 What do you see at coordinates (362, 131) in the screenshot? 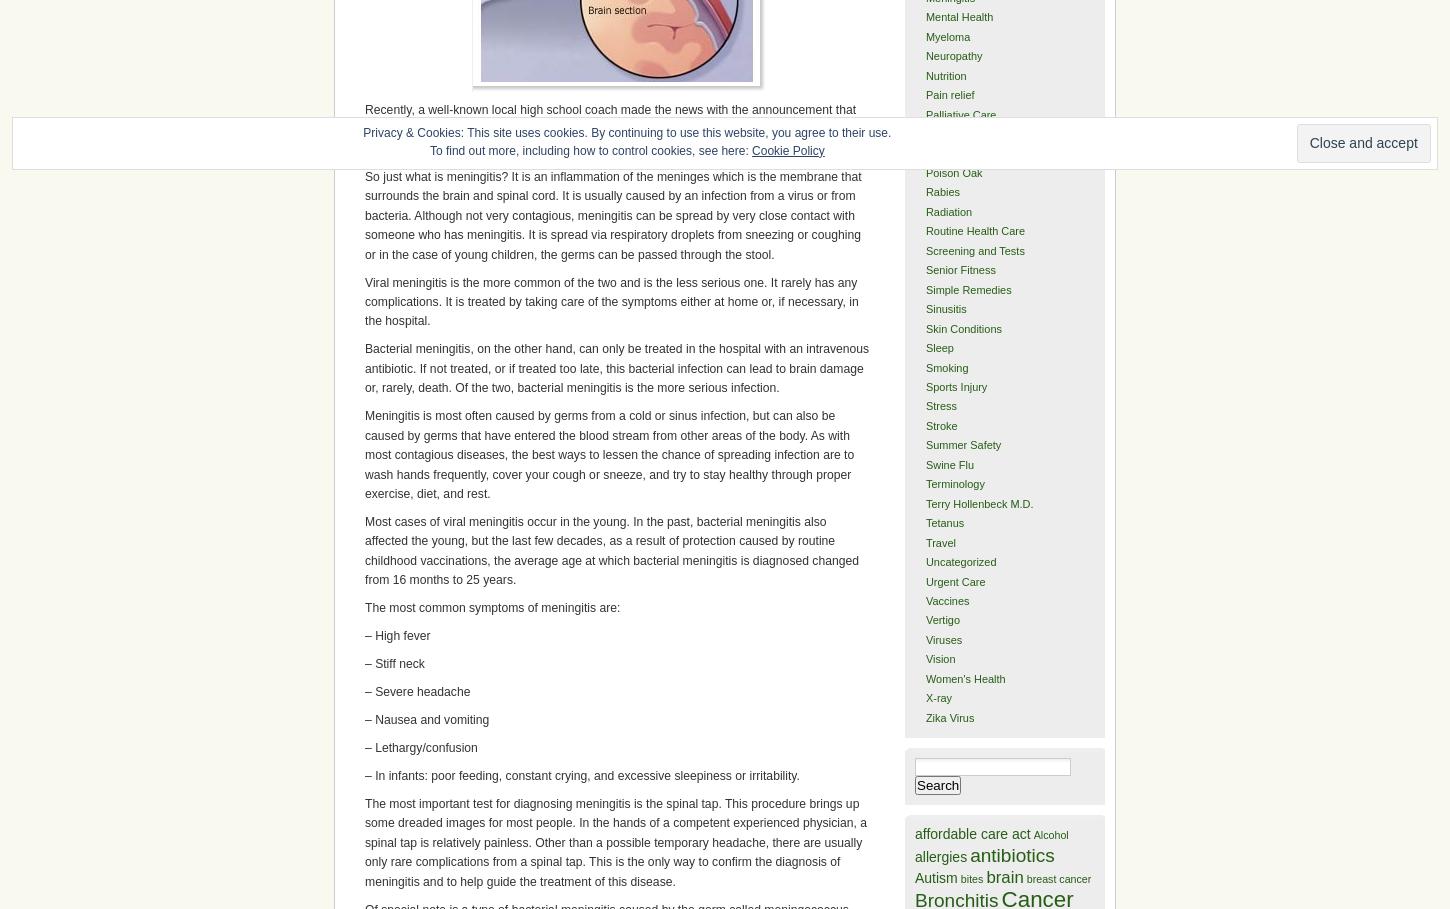
I see `'Privacy & Cookies: This site uses cookies. By continuing to use this website, you agree to their use.'` at bounding box center [362, 131].